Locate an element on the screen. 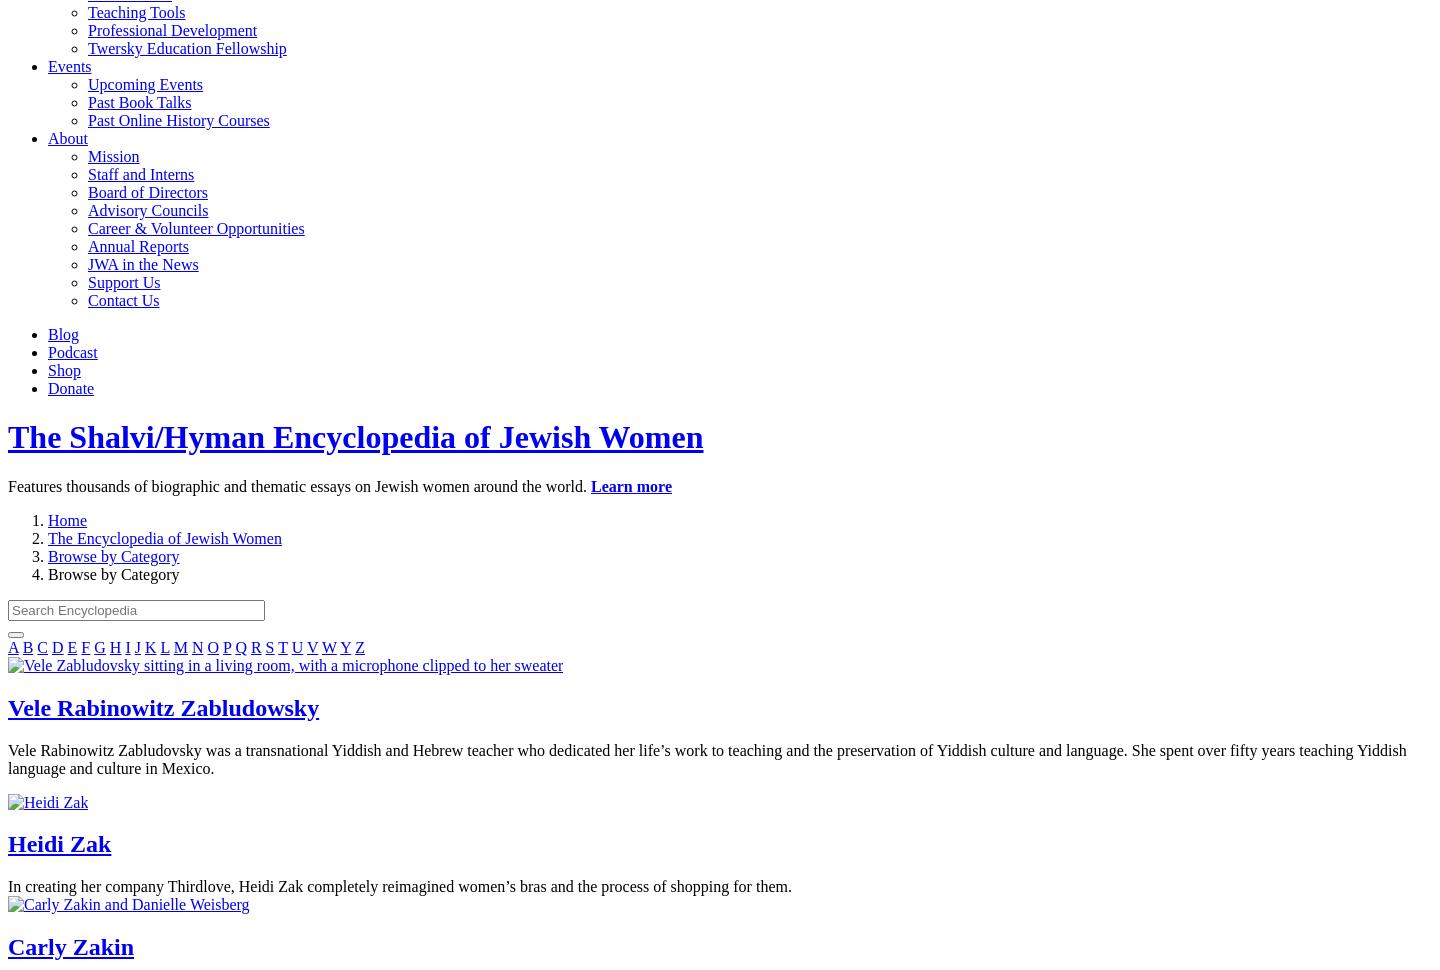  'P' is located at coordinates (226, 645).